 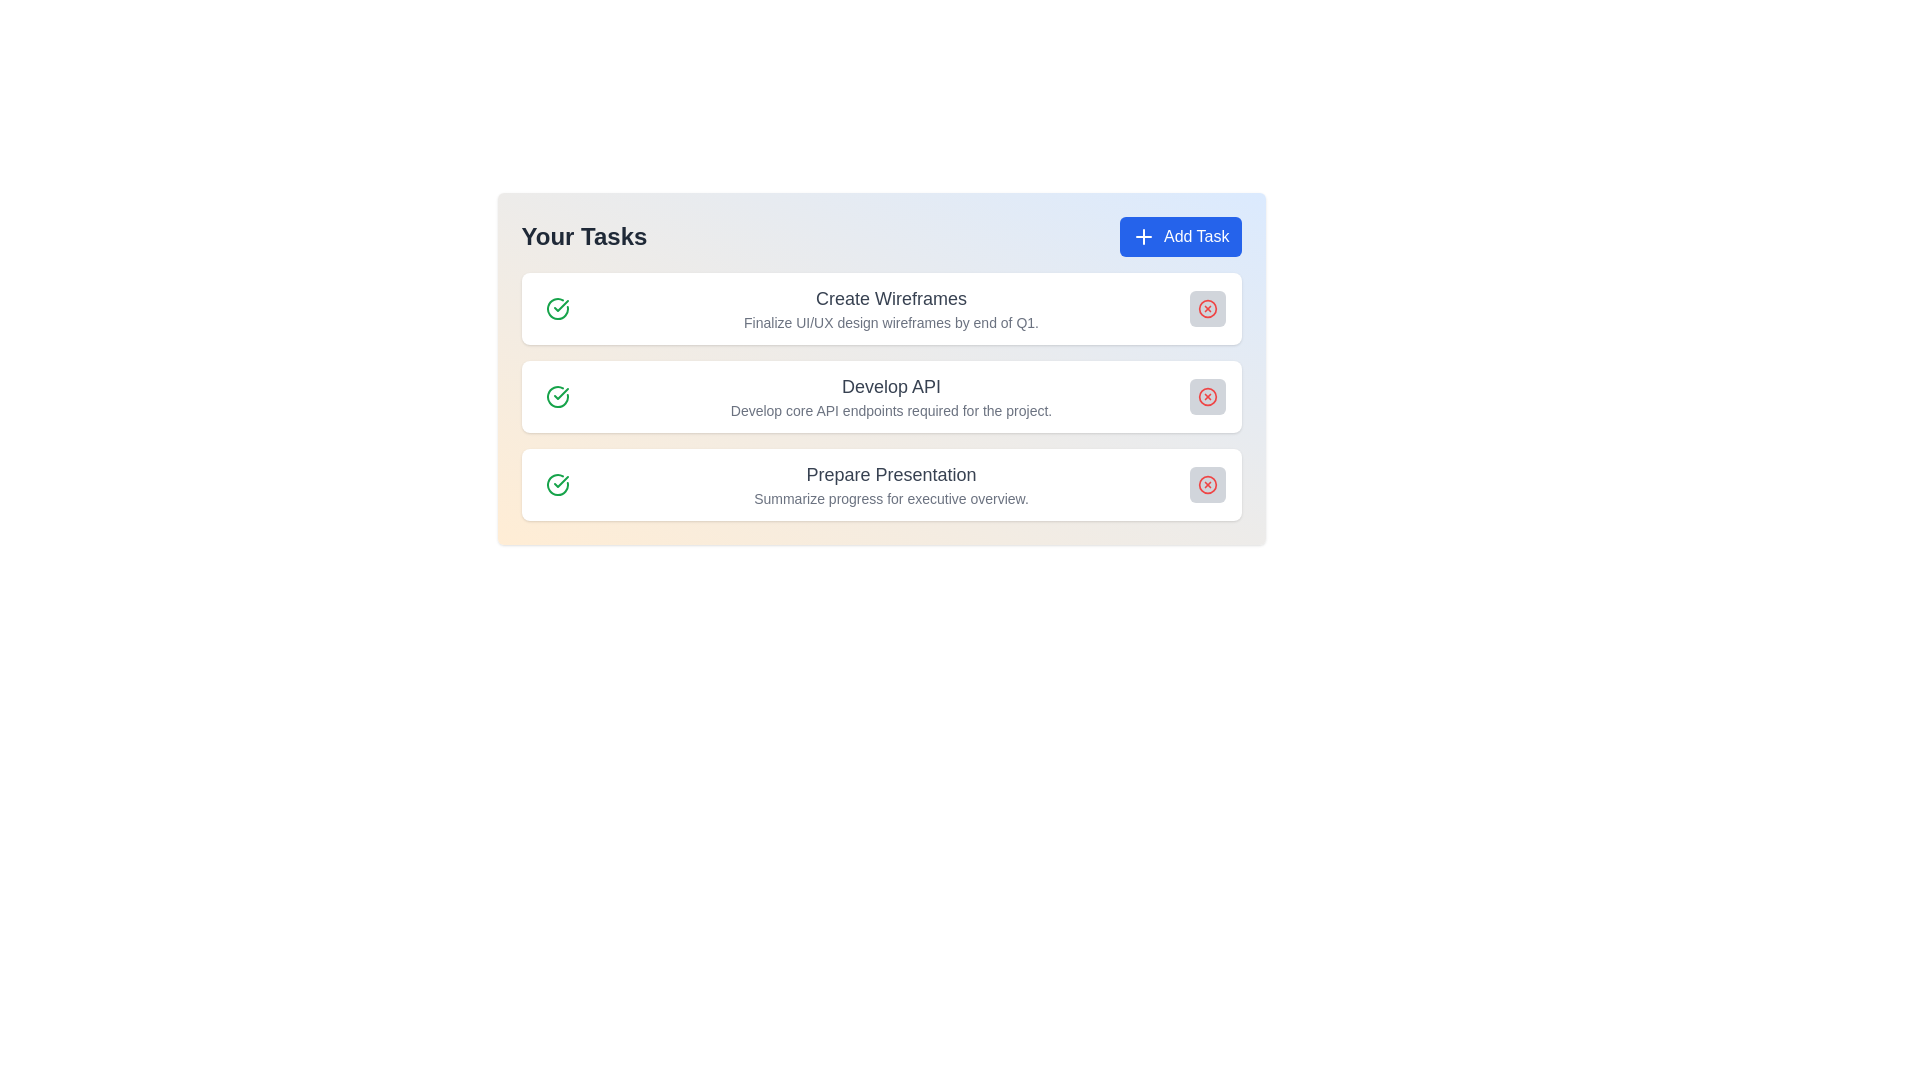 I want to click on the checkmark icon within the green circular icon, which is part of the confirmation indicator for the task labeled 'Prepare Presentation.', so click(x=560, y=482).